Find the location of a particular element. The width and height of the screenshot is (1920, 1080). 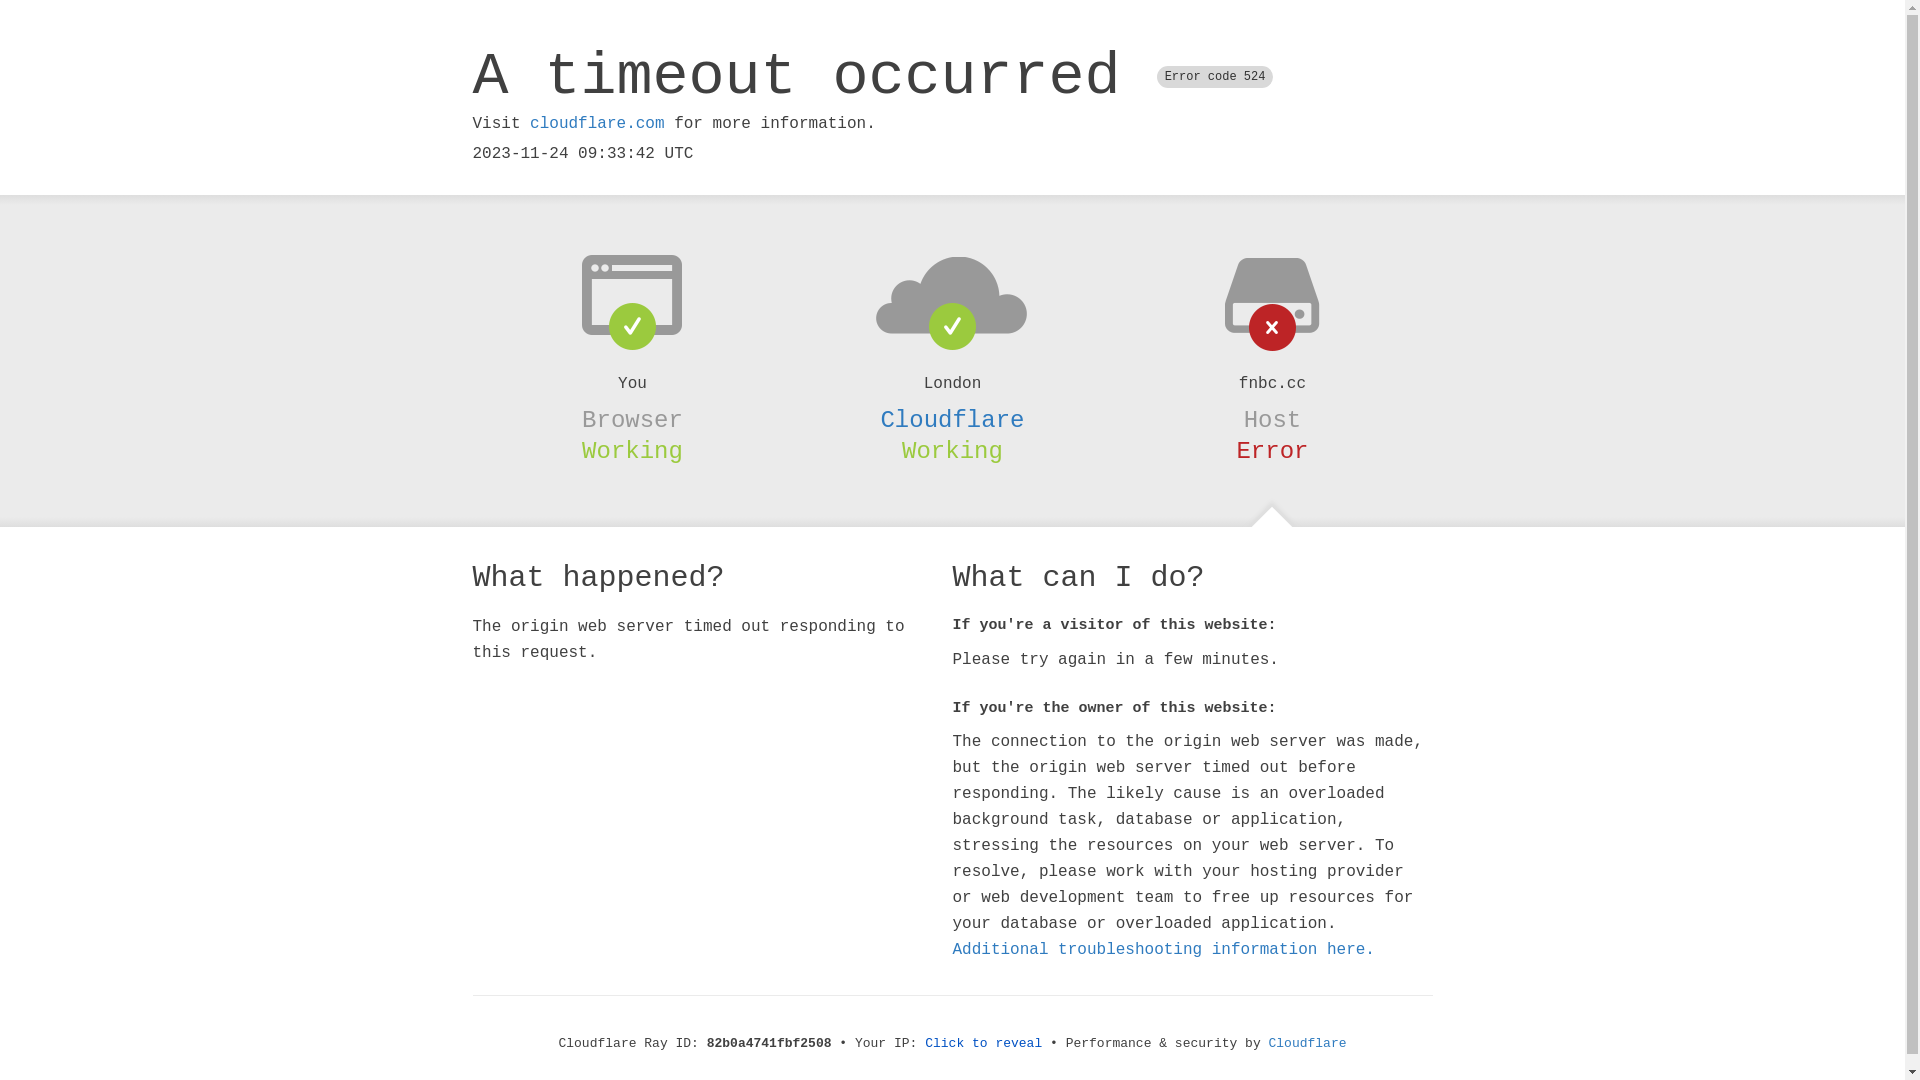

'Additional troubleshooting information here.' is located at coordinates (1162, 948).